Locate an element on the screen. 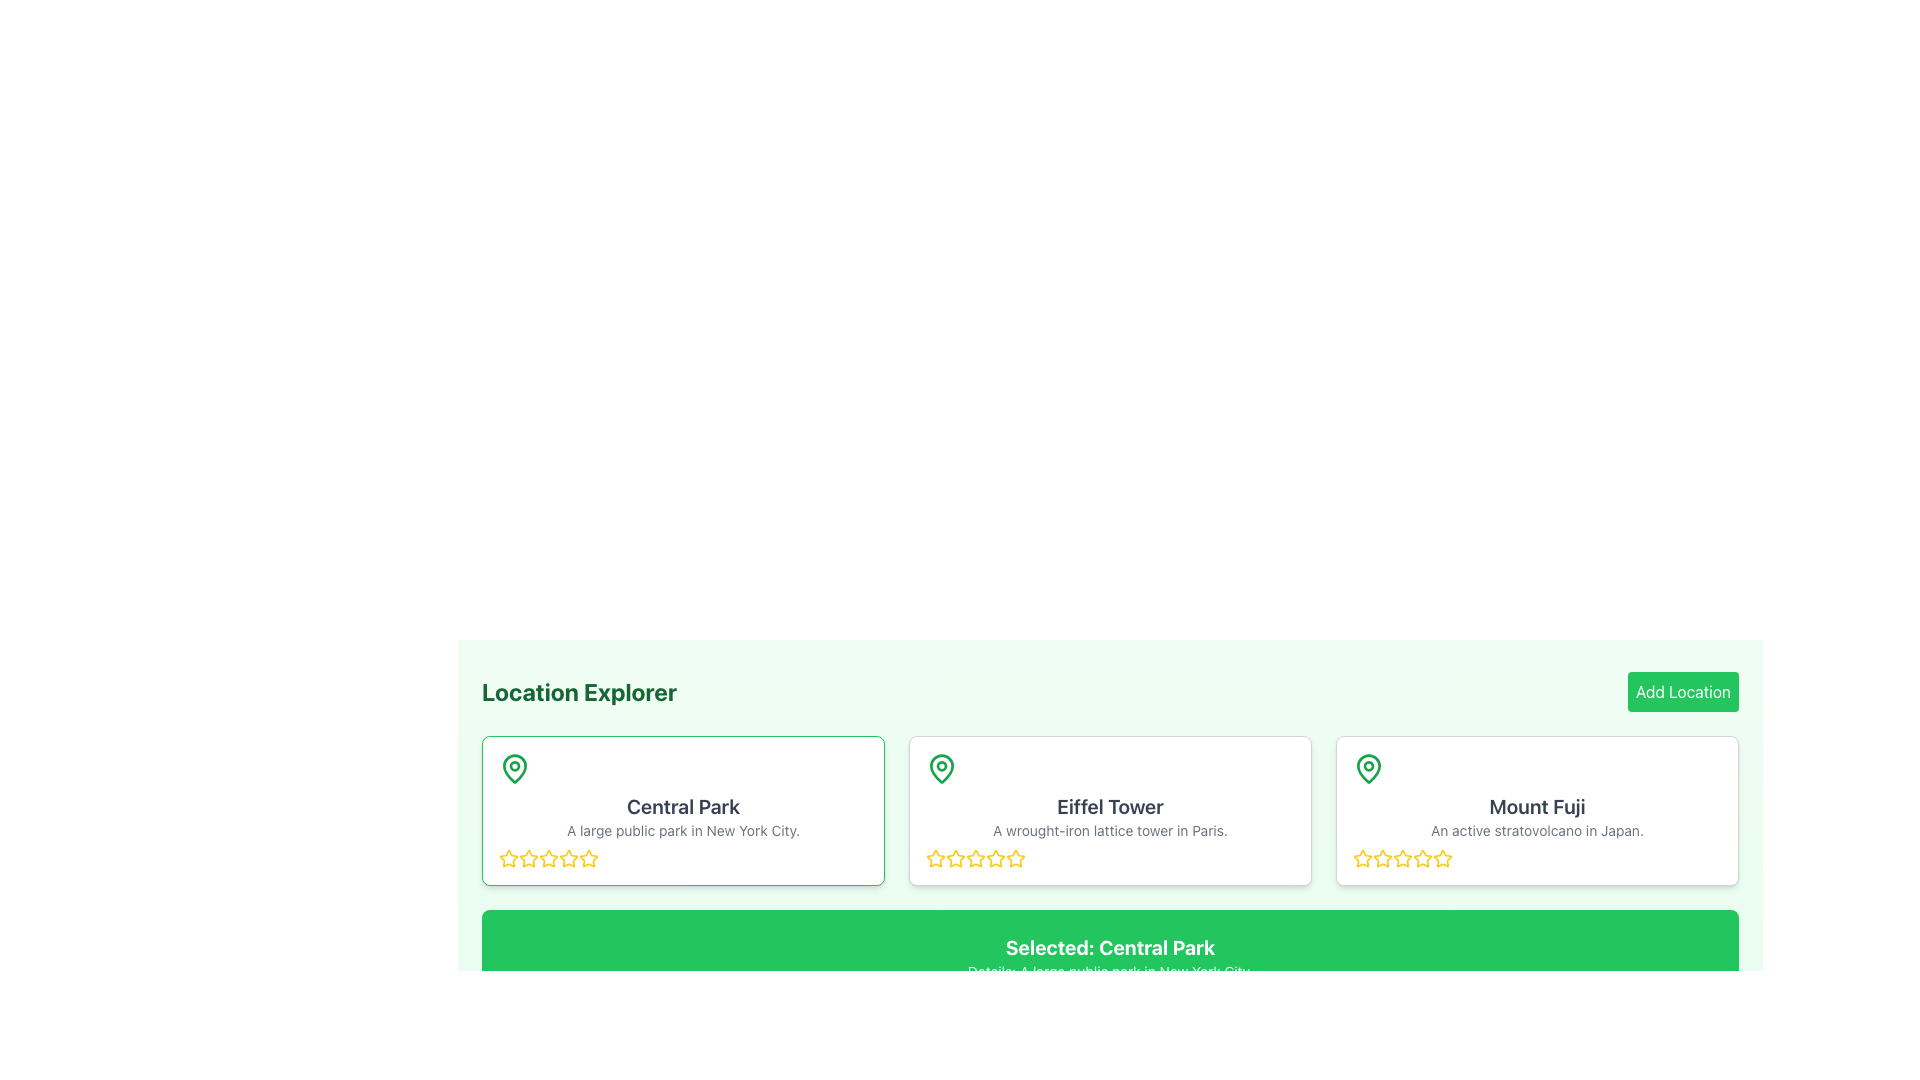 This screenshot has height=1080, width=1920. the third yellow star icon in the five-star rating system located under the 'Eiffel Tower' card in the 'Location Explorer' interface is located at coordinates (975, 857).